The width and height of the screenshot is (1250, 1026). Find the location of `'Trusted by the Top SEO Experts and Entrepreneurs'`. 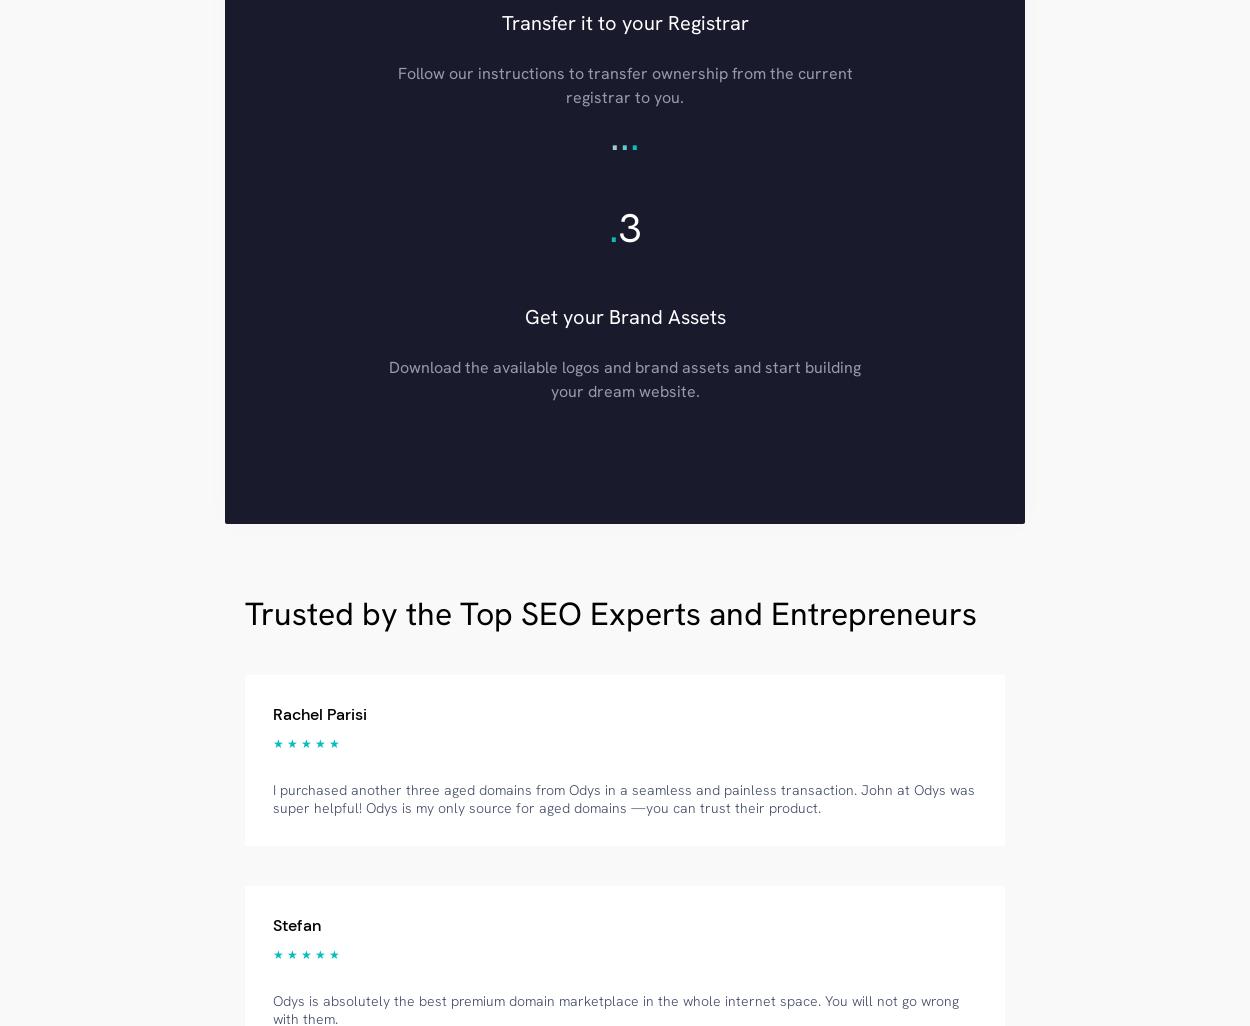

'Trusted by the Top SEO Experts and Entrepreneurs' is located at coordinates (610, 612).